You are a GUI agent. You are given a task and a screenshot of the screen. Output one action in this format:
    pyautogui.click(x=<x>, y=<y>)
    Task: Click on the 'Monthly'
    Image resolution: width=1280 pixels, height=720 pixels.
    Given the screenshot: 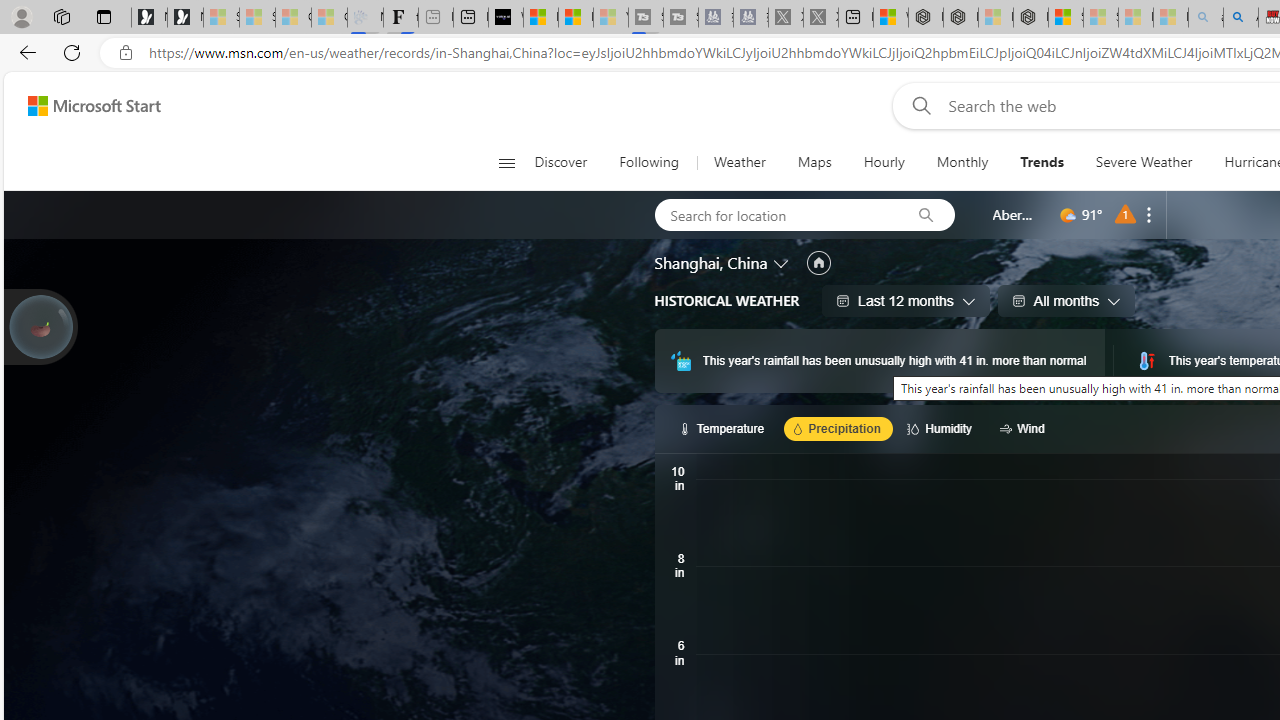 What is the action you would take?
    pyautogui.click(x=962, y=162)
    